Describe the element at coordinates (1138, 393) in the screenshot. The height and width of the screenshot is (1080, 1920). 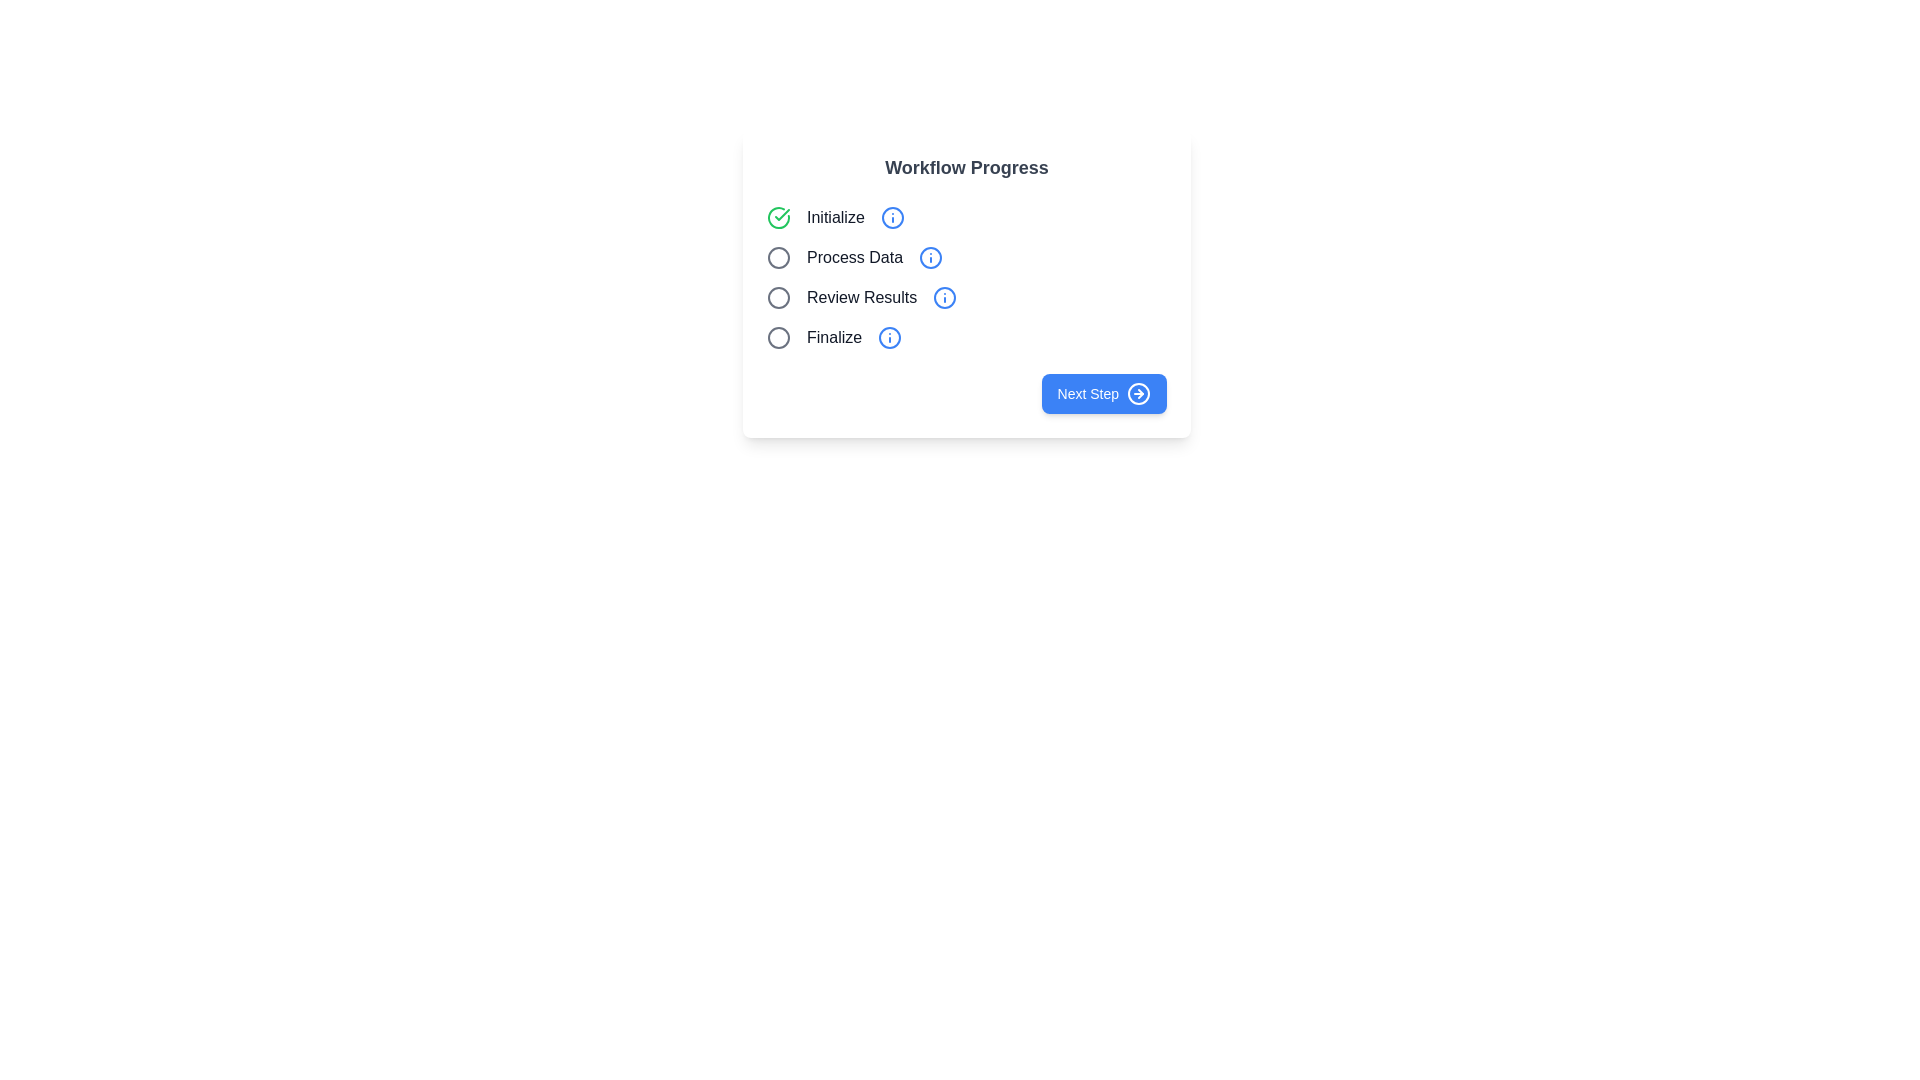
I see `the decorative icon at the rightmost part of the 'Next Step' button to reinforce forward navigation` at that location.